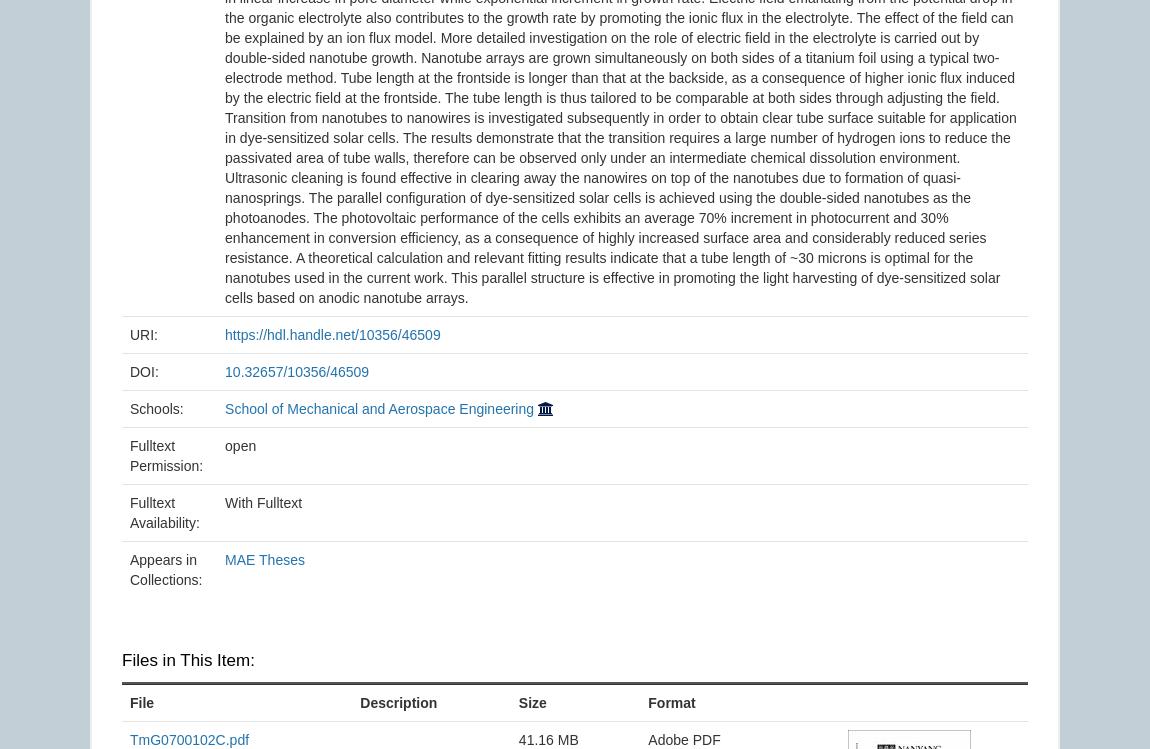  I want to click on 'TmG0700102C.pdf', so click(188, 737).